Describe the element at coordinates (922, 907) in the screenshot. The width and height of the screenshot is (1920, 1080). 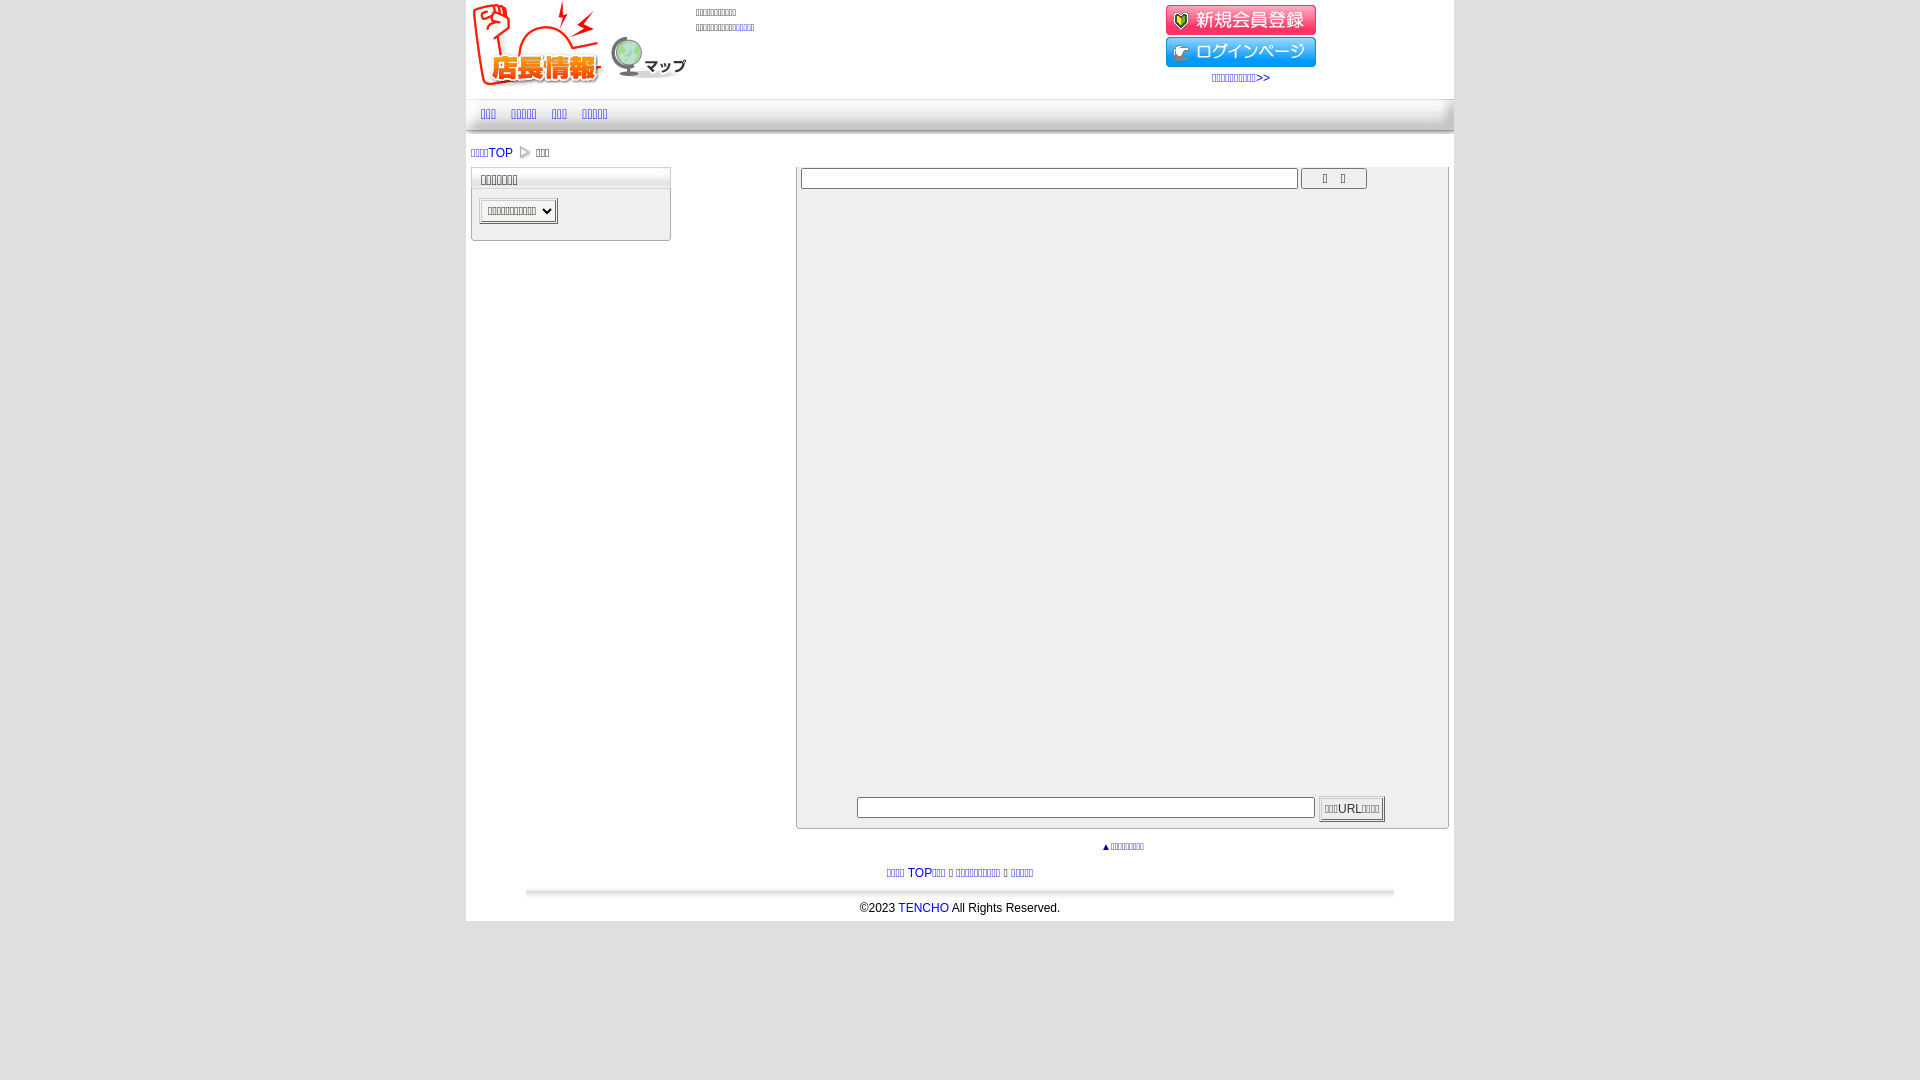
I see `'TENCHO'` at that location.